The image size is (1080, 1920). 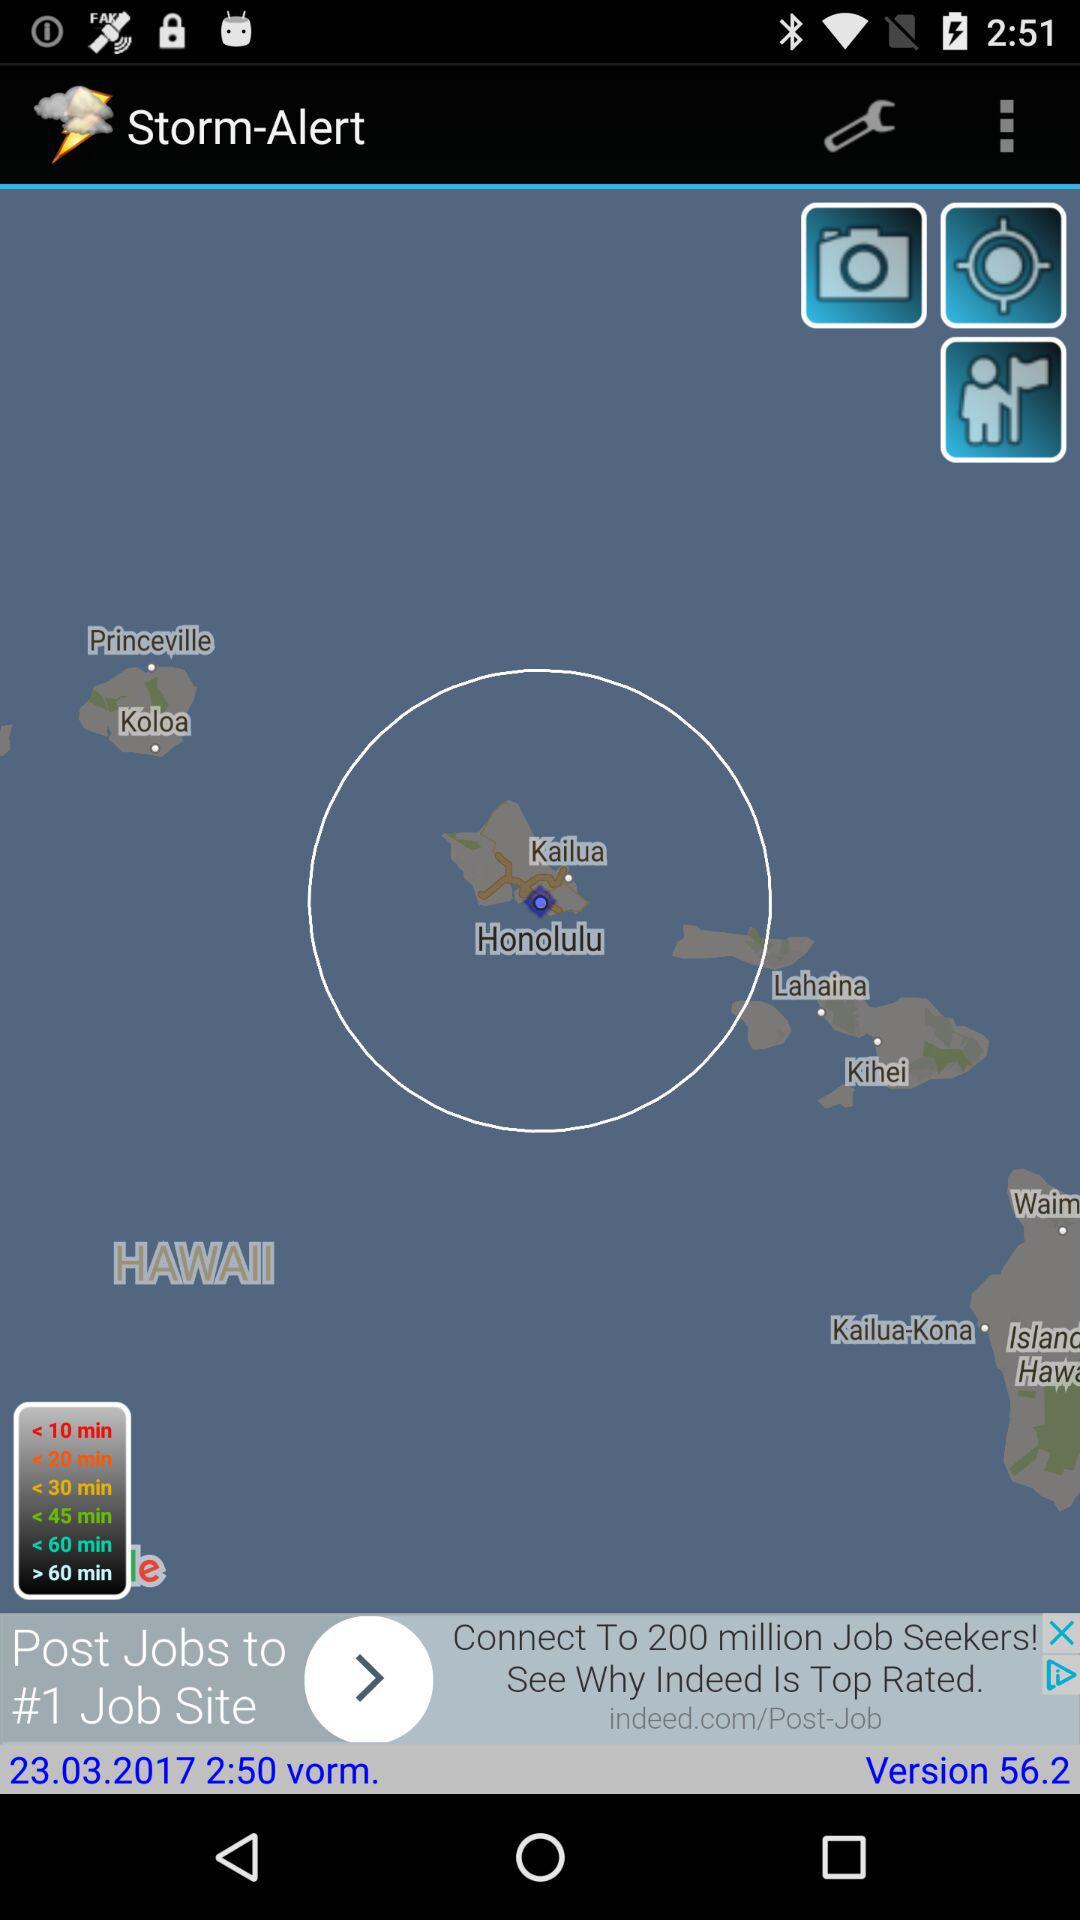 I want to click on camera image, so click(x=863, y=264).